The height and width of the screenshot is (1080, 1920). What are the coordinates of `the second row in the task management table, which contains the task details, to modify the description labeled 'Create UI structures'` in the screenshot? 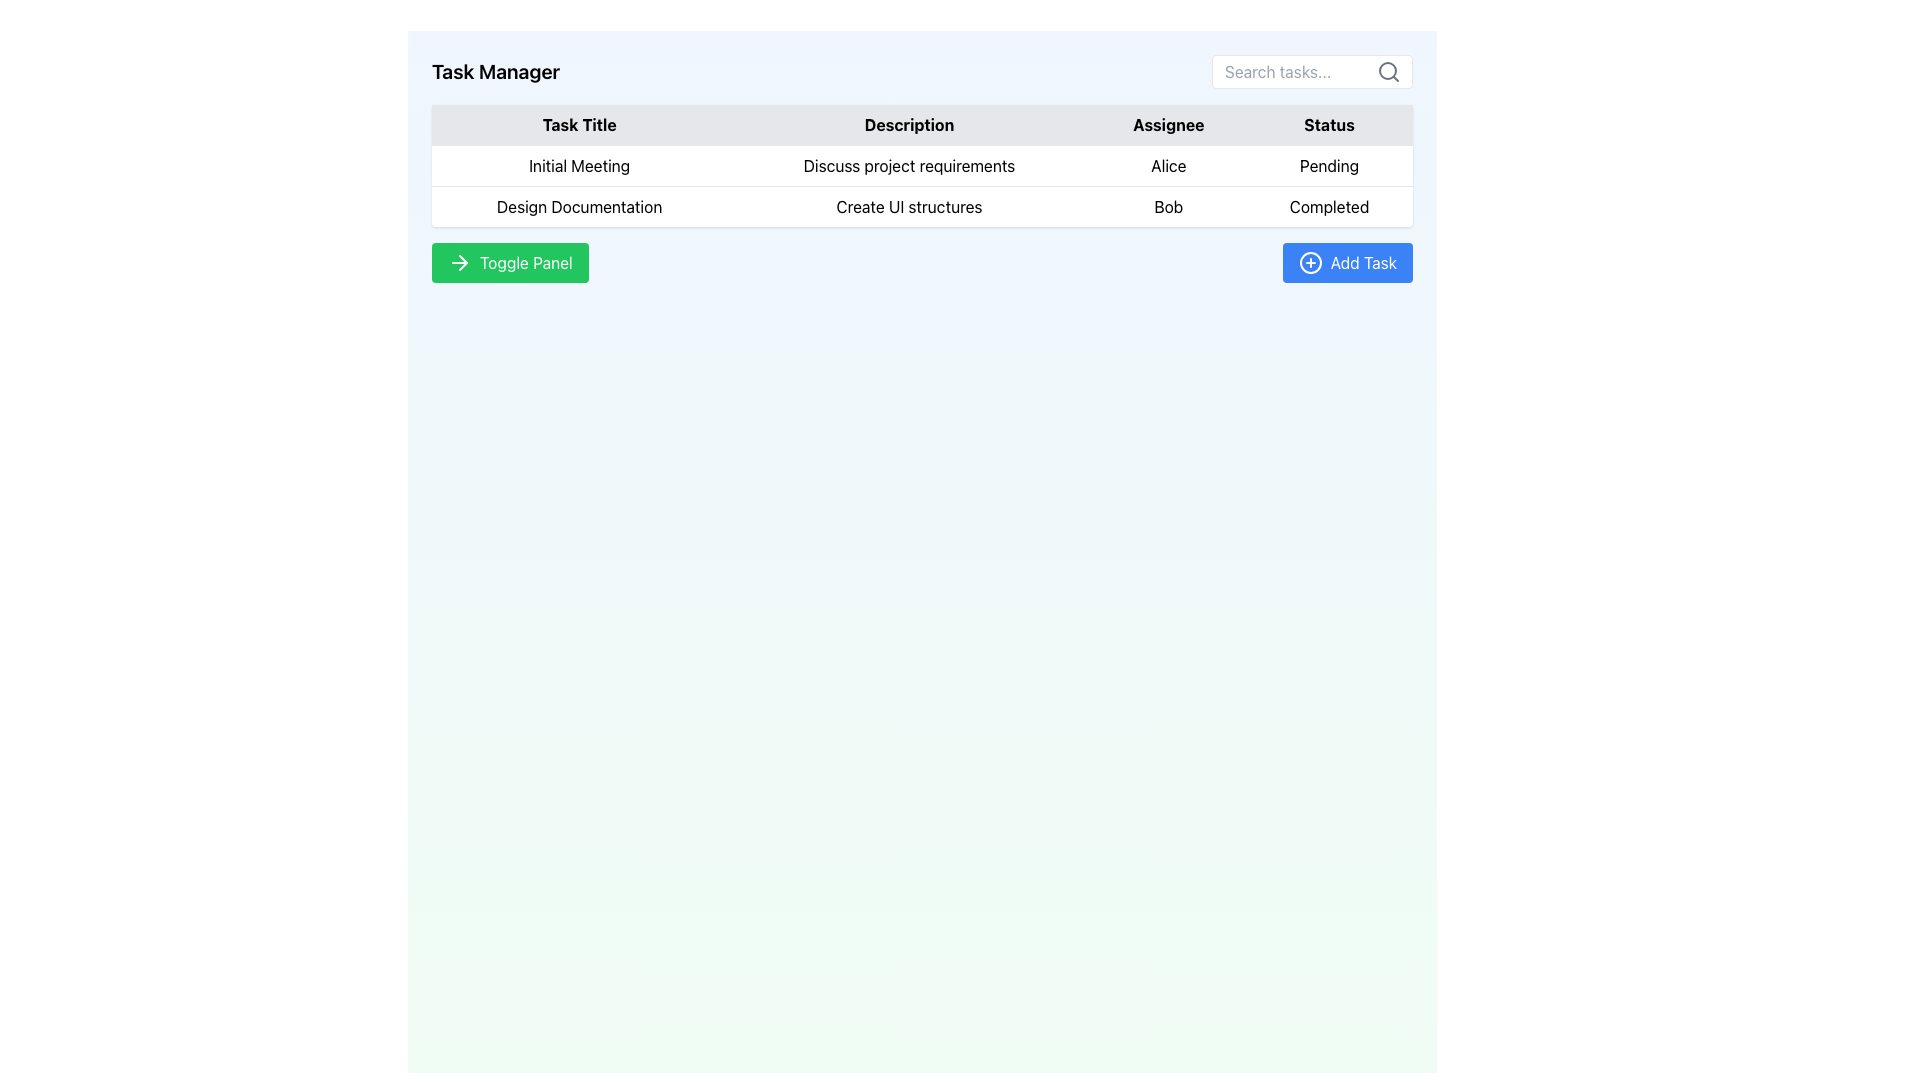 It's located at (921, 206).